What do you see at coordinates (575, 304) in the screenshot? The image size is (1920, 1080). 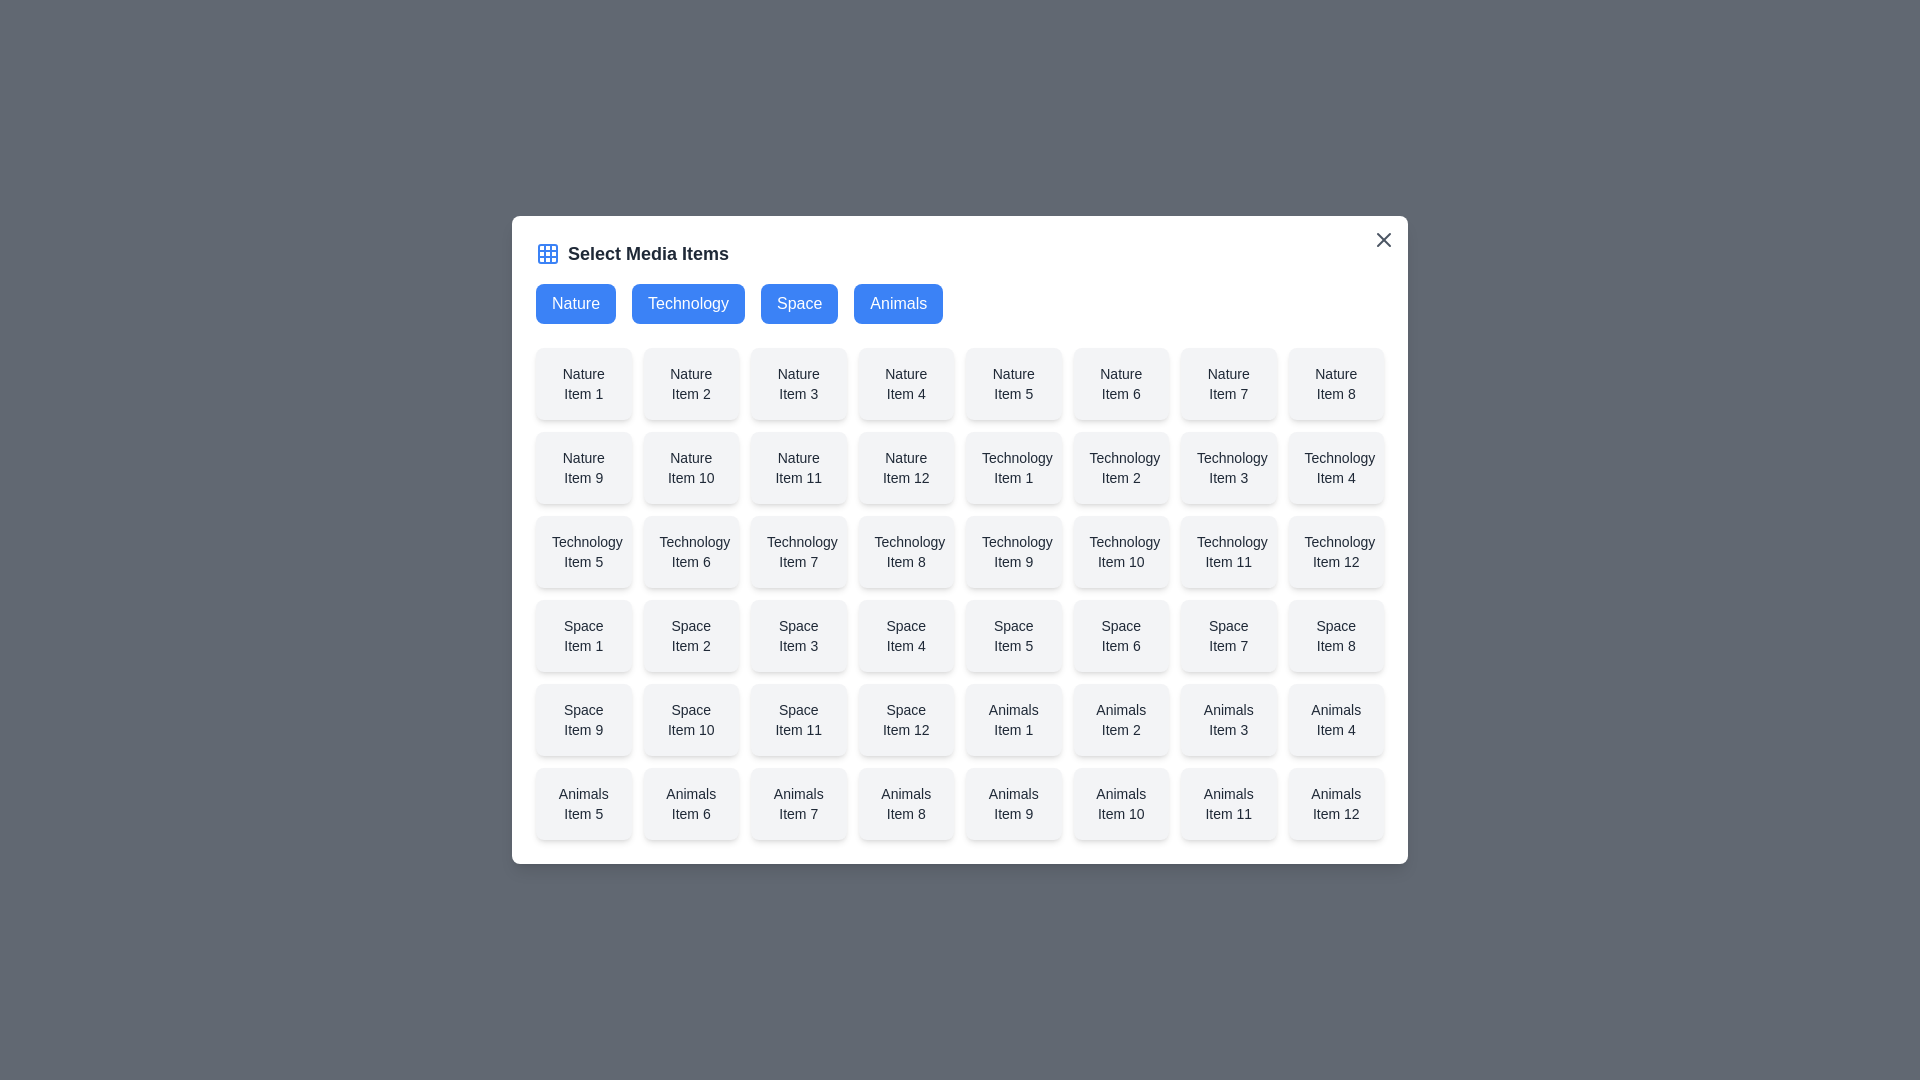 I see `the Nature button to select the desired category` at bounding box center [575, 304].